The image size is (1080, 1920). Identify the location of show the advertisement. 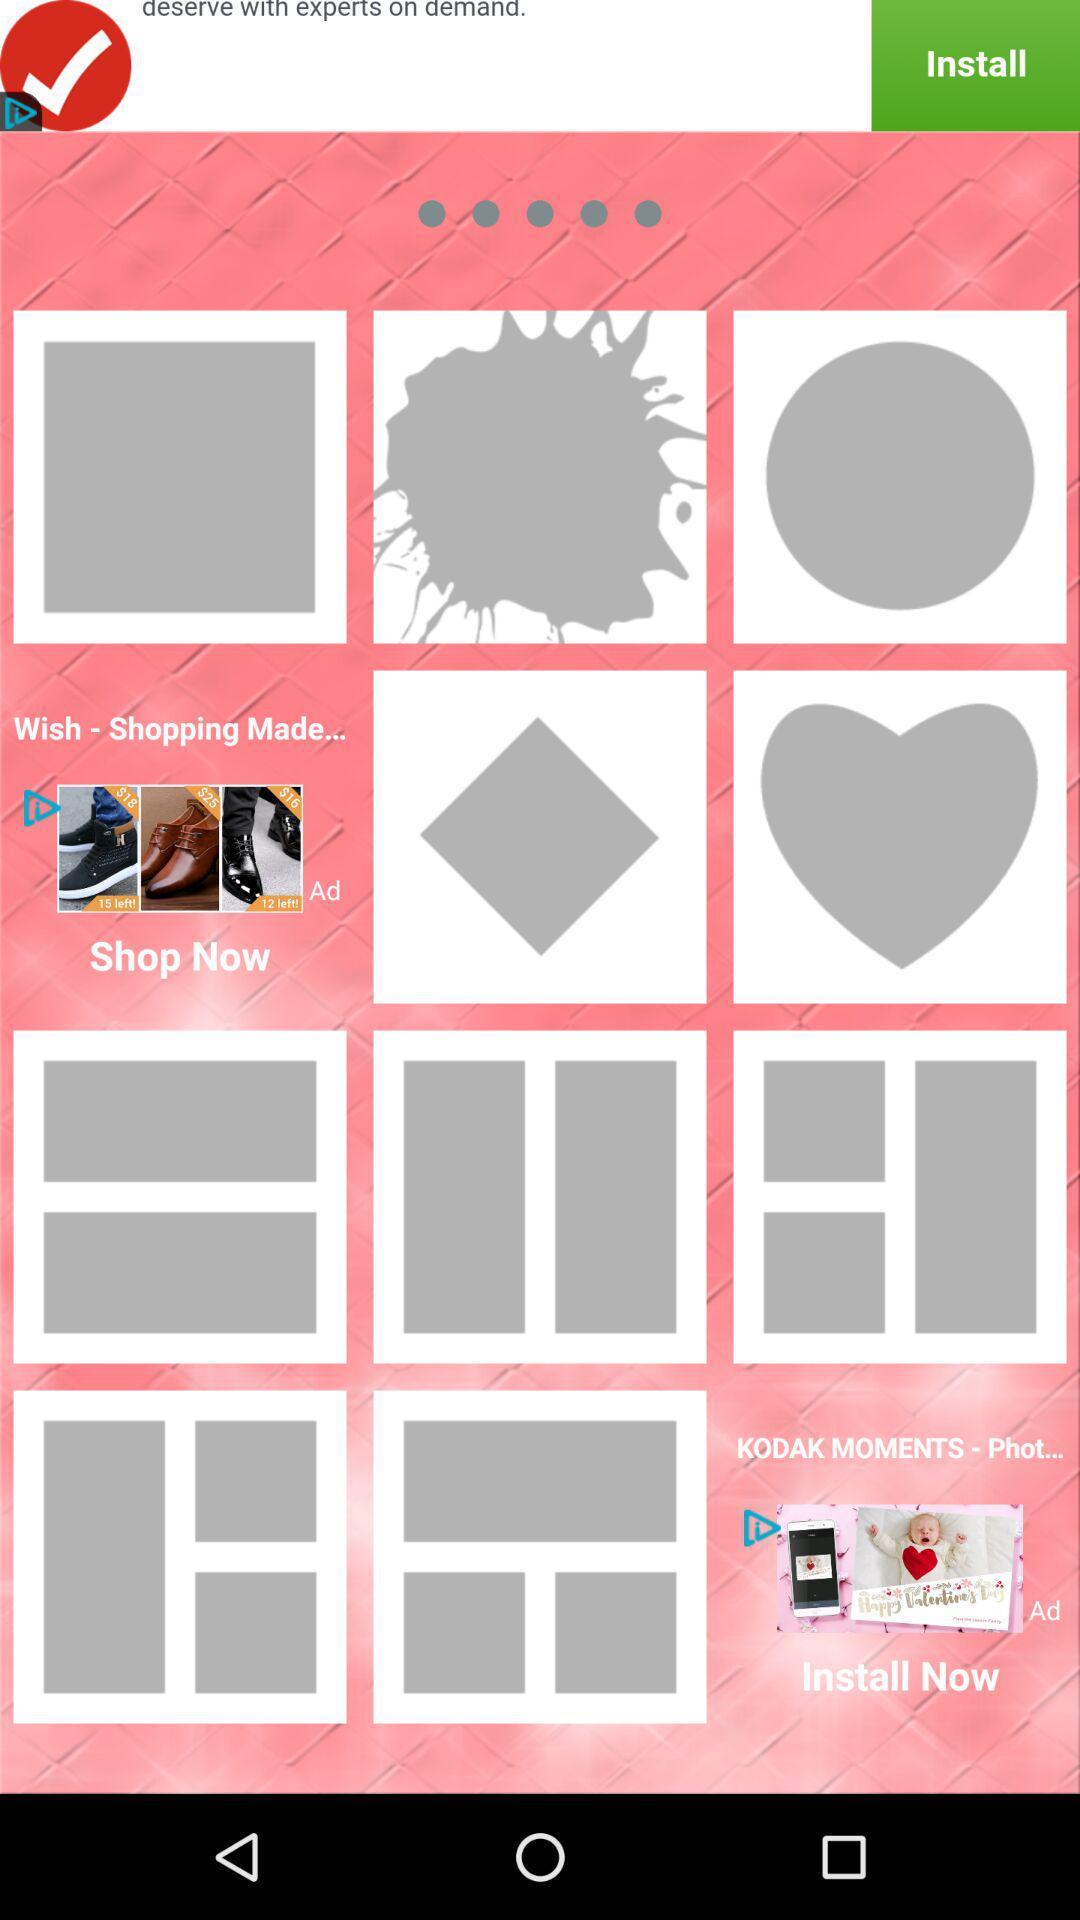
(898, 1567).